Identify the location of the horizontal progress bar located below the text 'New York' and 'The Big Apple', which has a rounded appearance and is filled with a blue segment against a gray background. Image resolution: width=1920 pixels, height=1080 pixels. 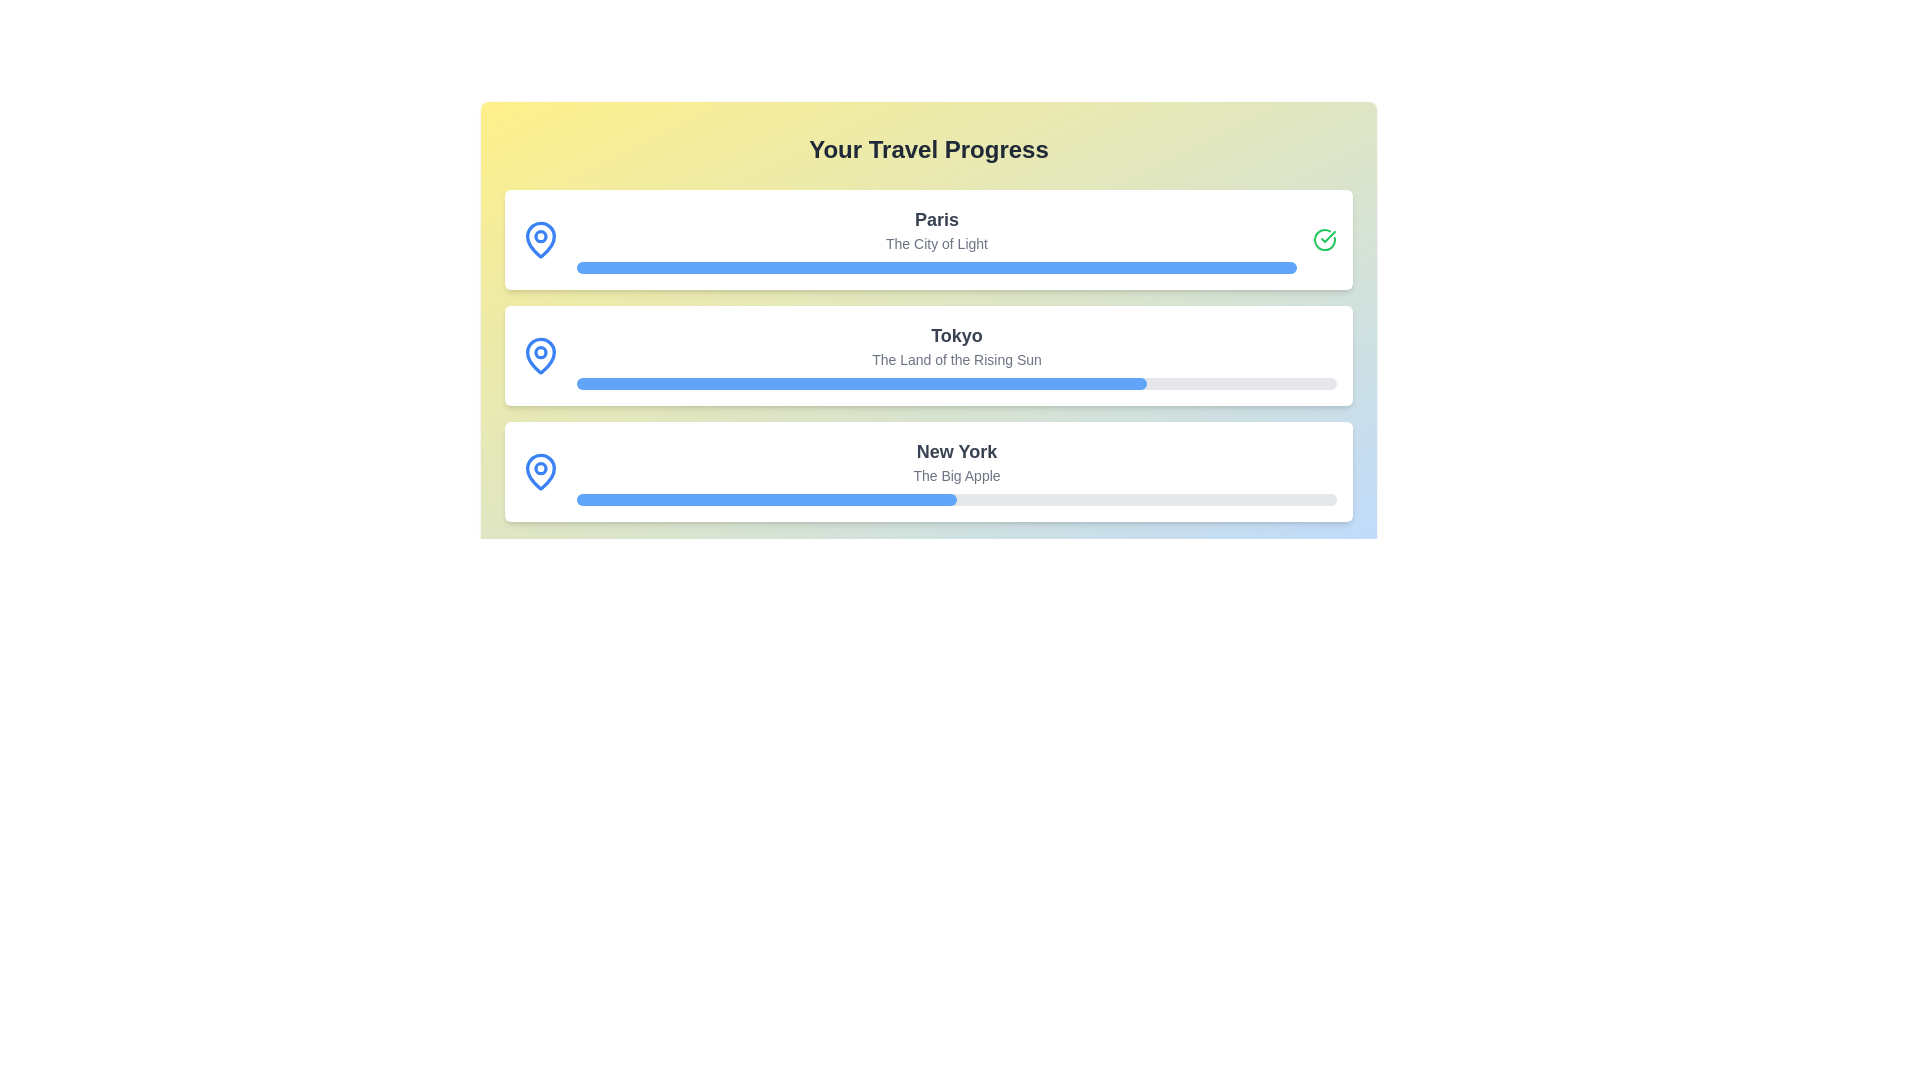
(955, 499).